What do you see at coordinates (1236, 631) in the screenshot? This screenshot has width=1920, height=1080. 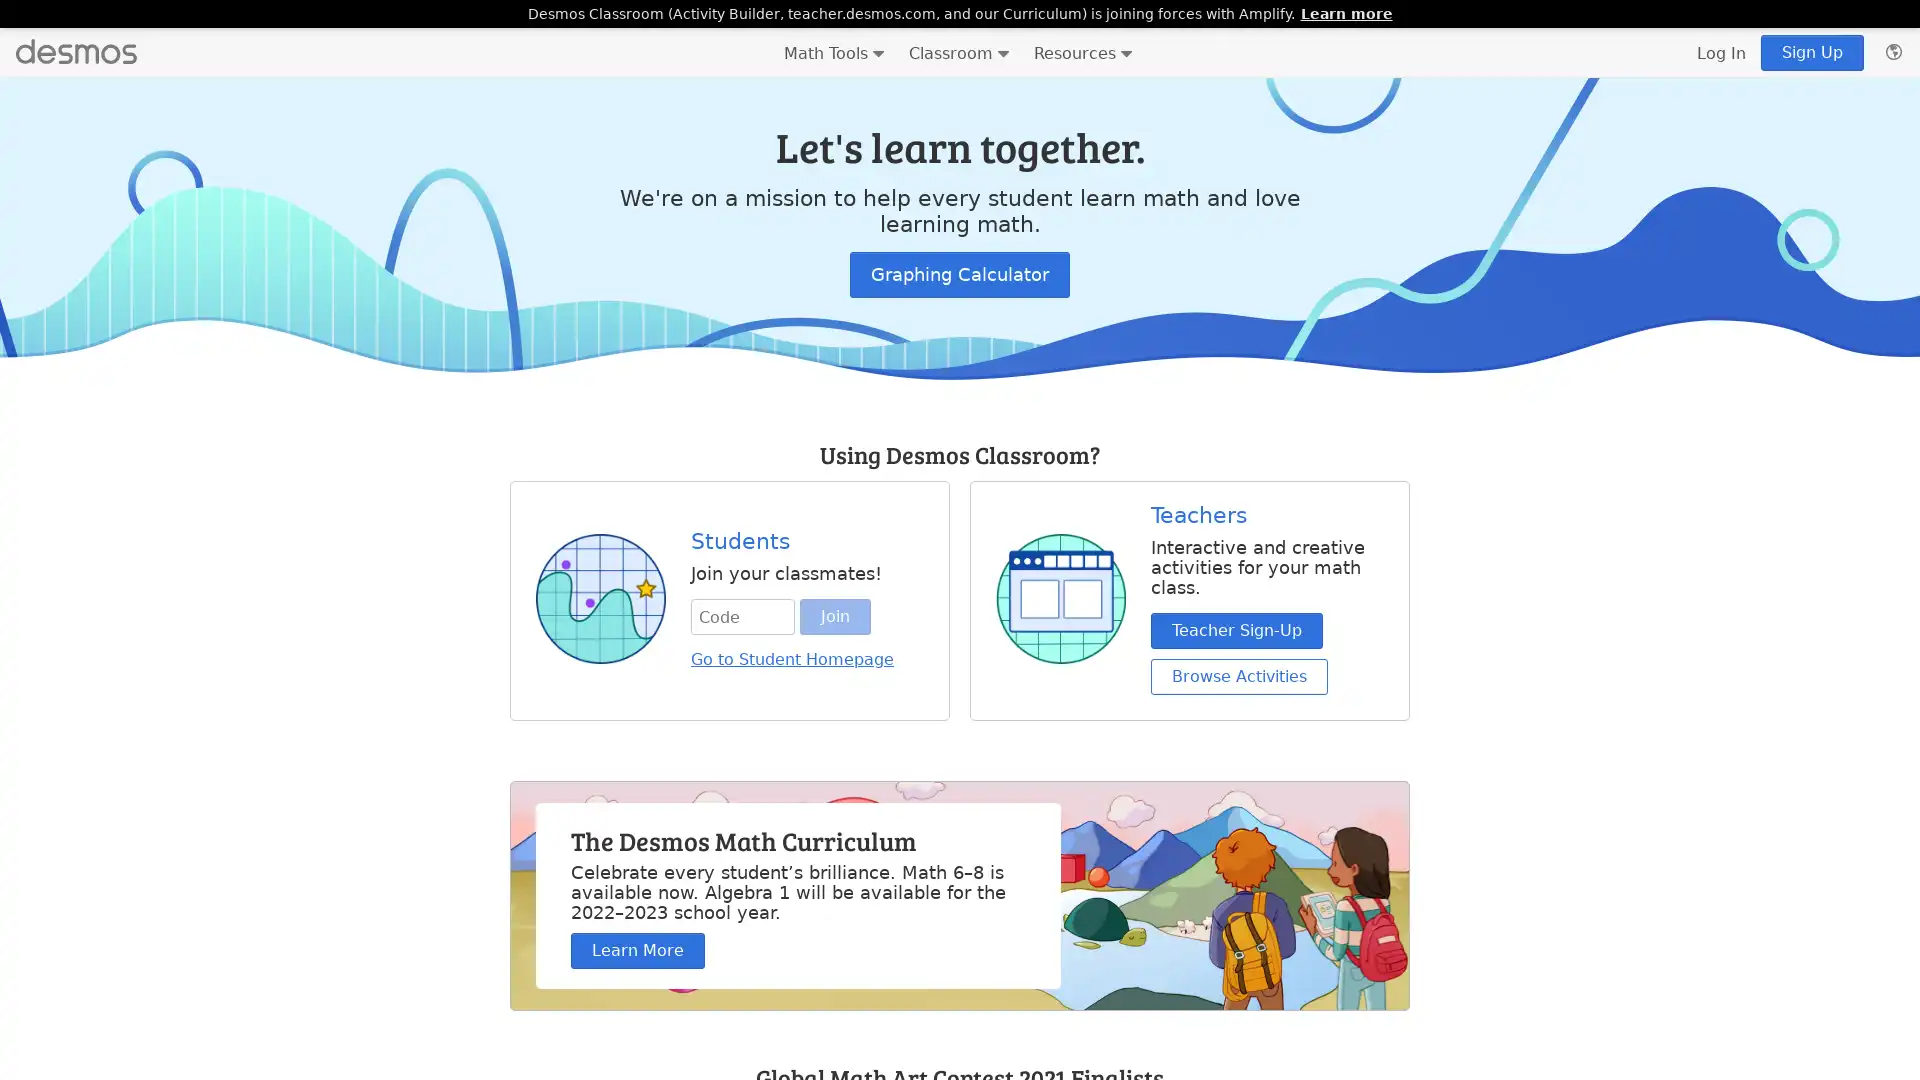 I see `Teacher Sign-Up` at bounding box center [1236, 631].